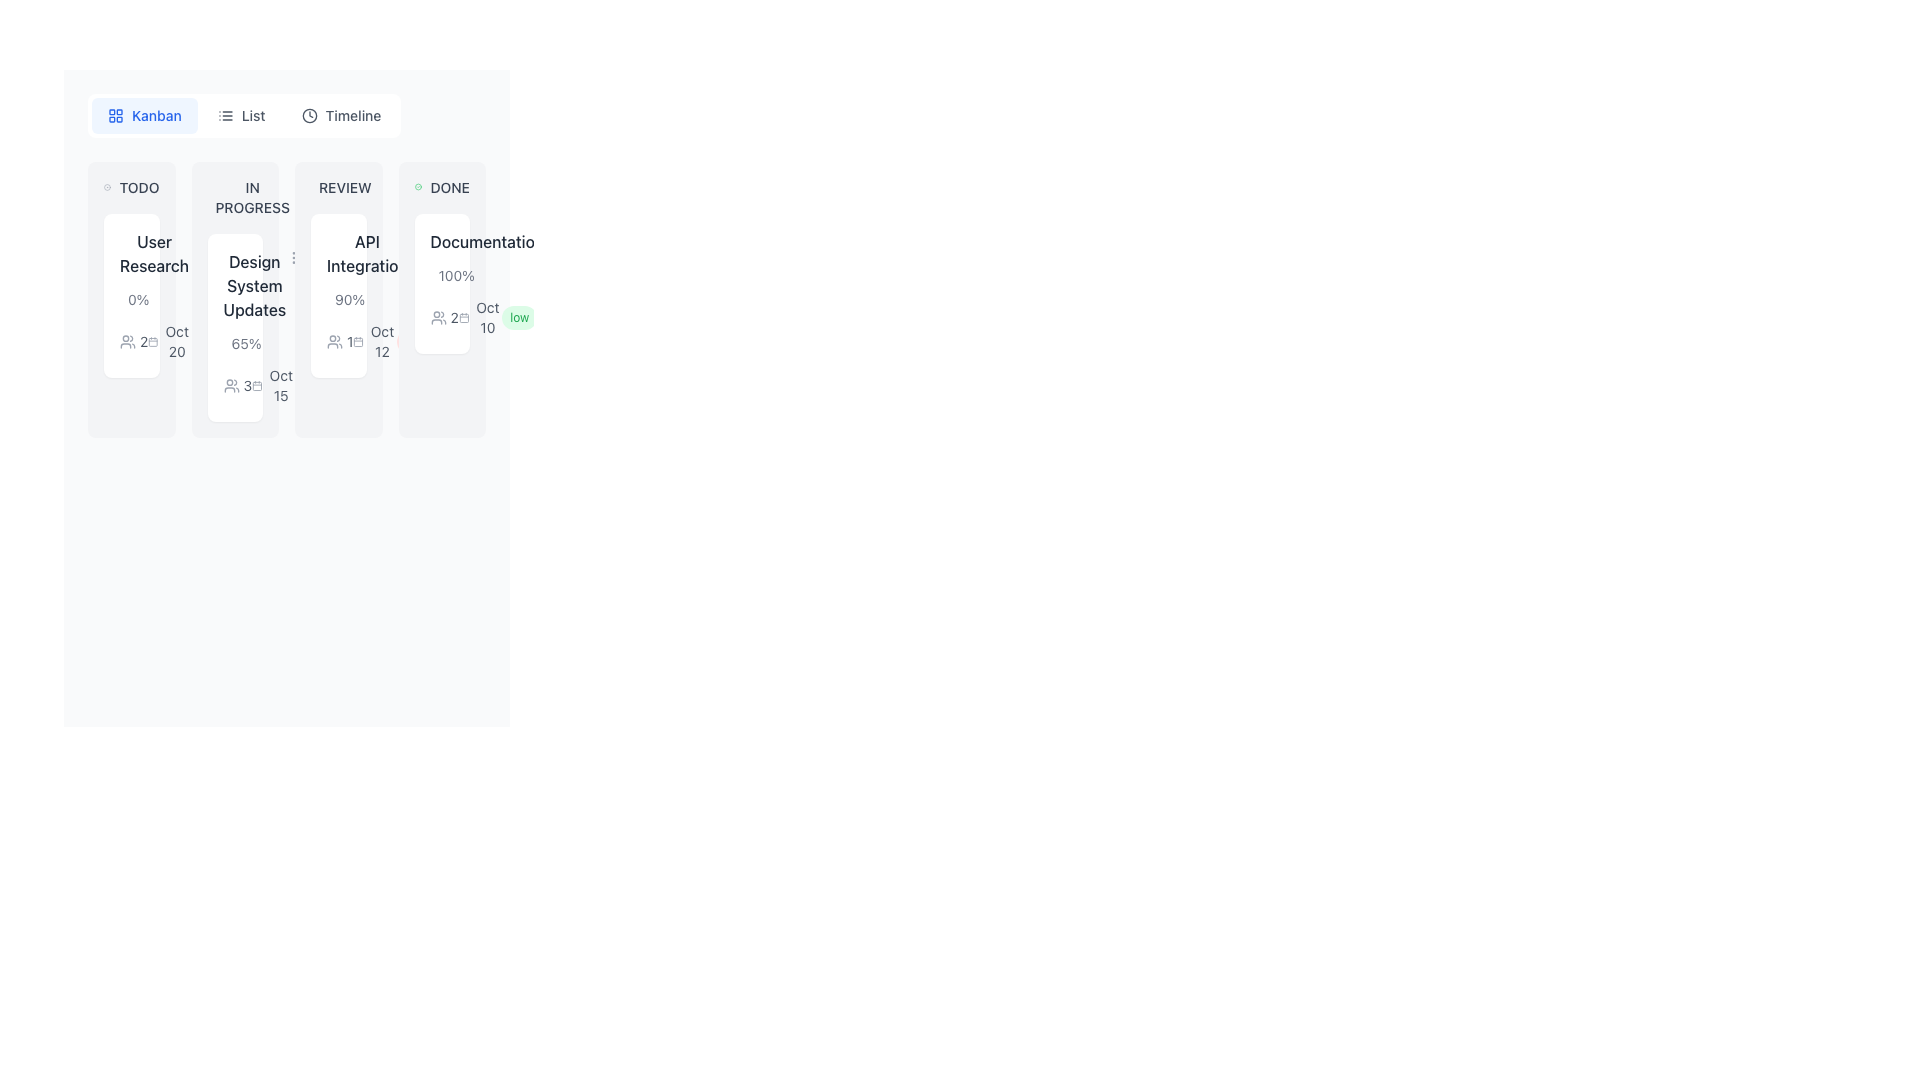  Describe the element at coordinates (235, 285) in the screenshot. I see `the title label located at the top-left corner of the card in the 'IN PROGRESS' column of the Kanban board` at that location.